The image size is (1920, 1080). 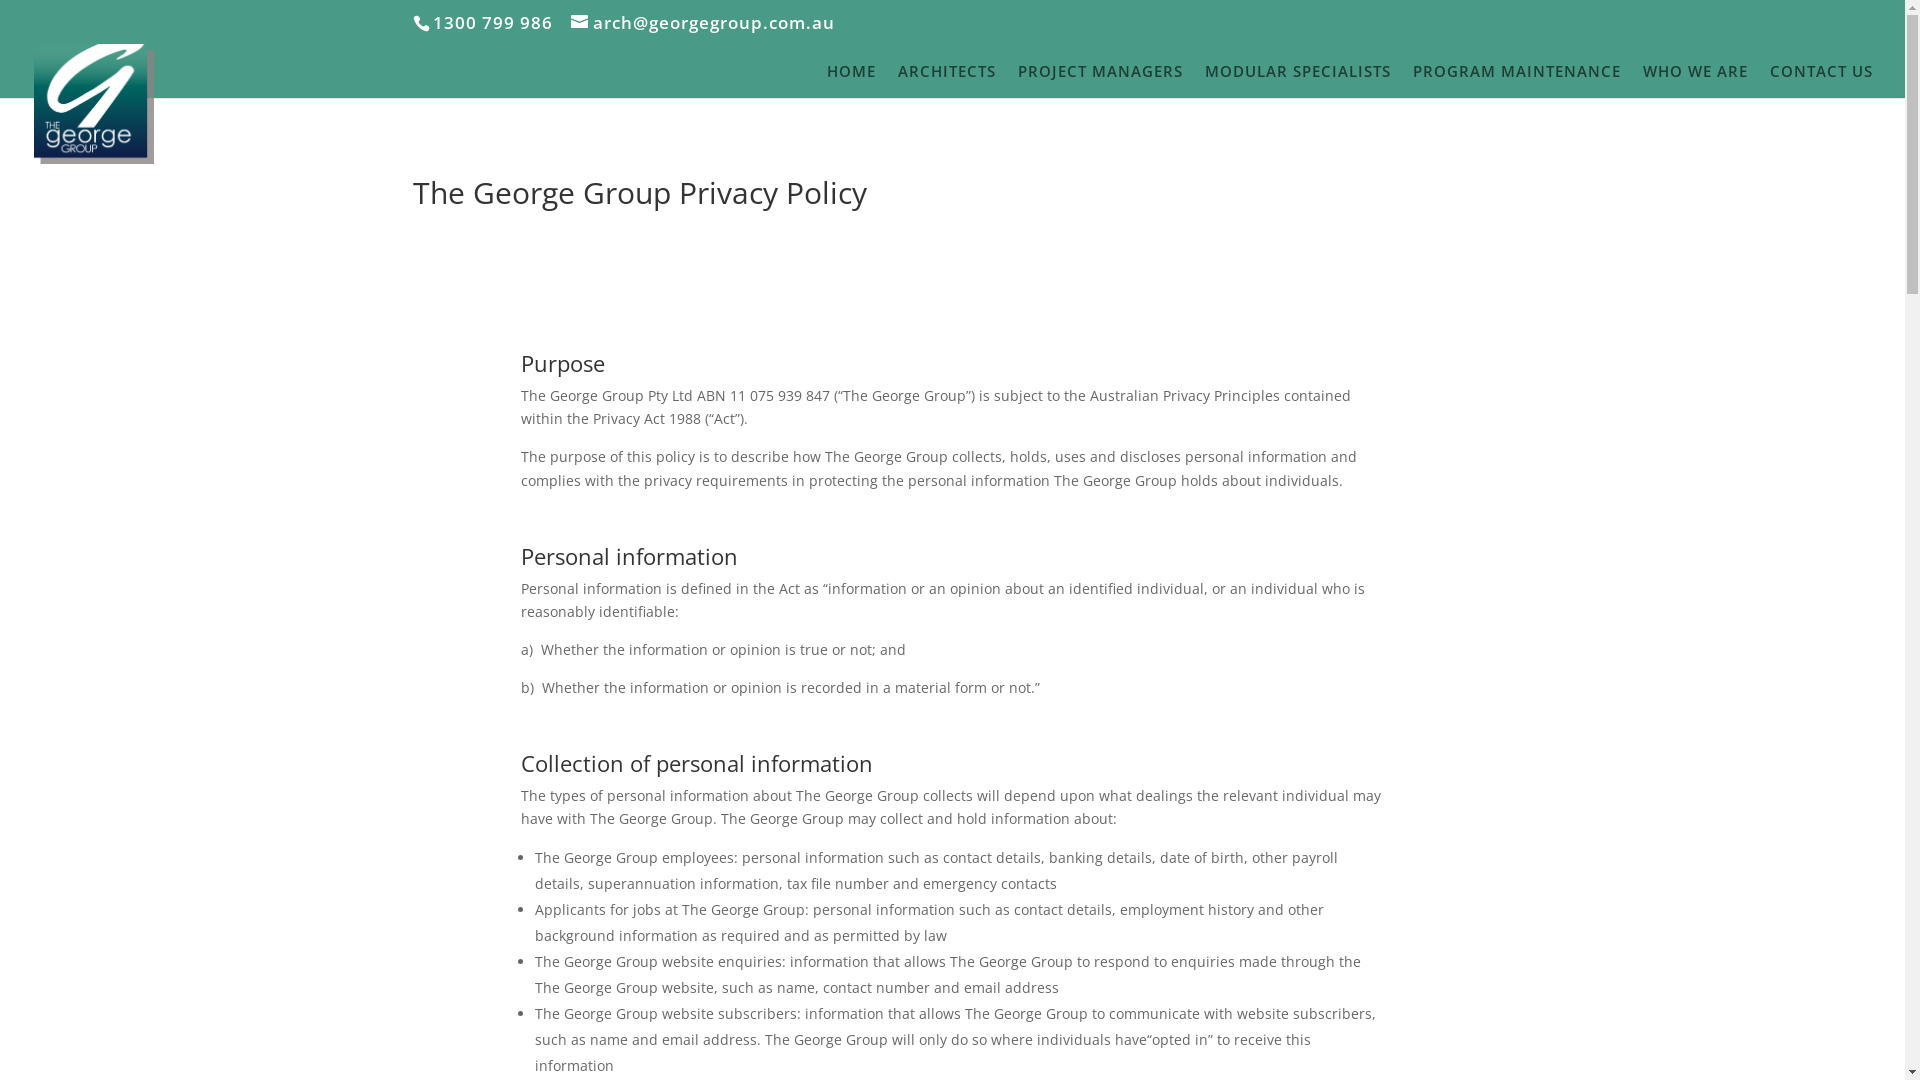 What do you see at coordinates (1694, 80) in the screenshot?
I see `'WHO WE ARE'` at bounding box center [1694, 80].